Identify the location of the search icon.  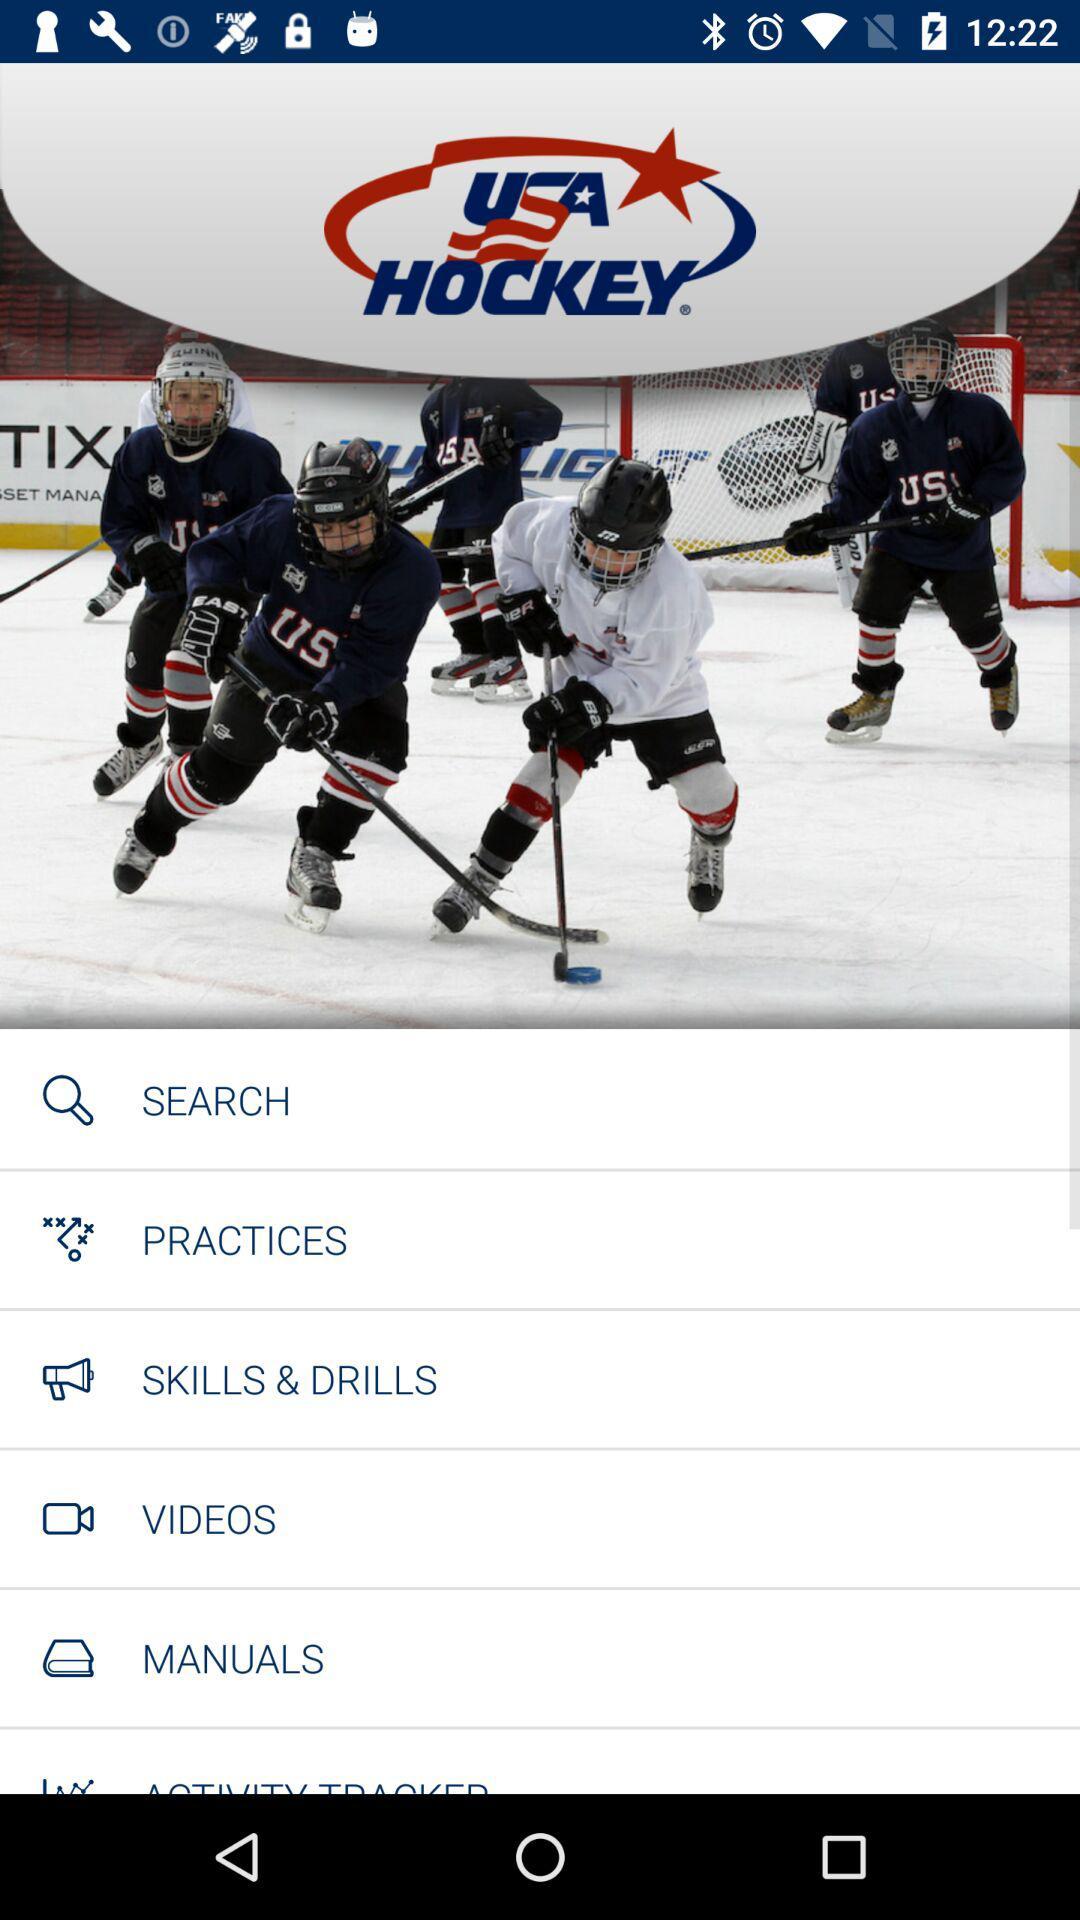
(216, 1098).